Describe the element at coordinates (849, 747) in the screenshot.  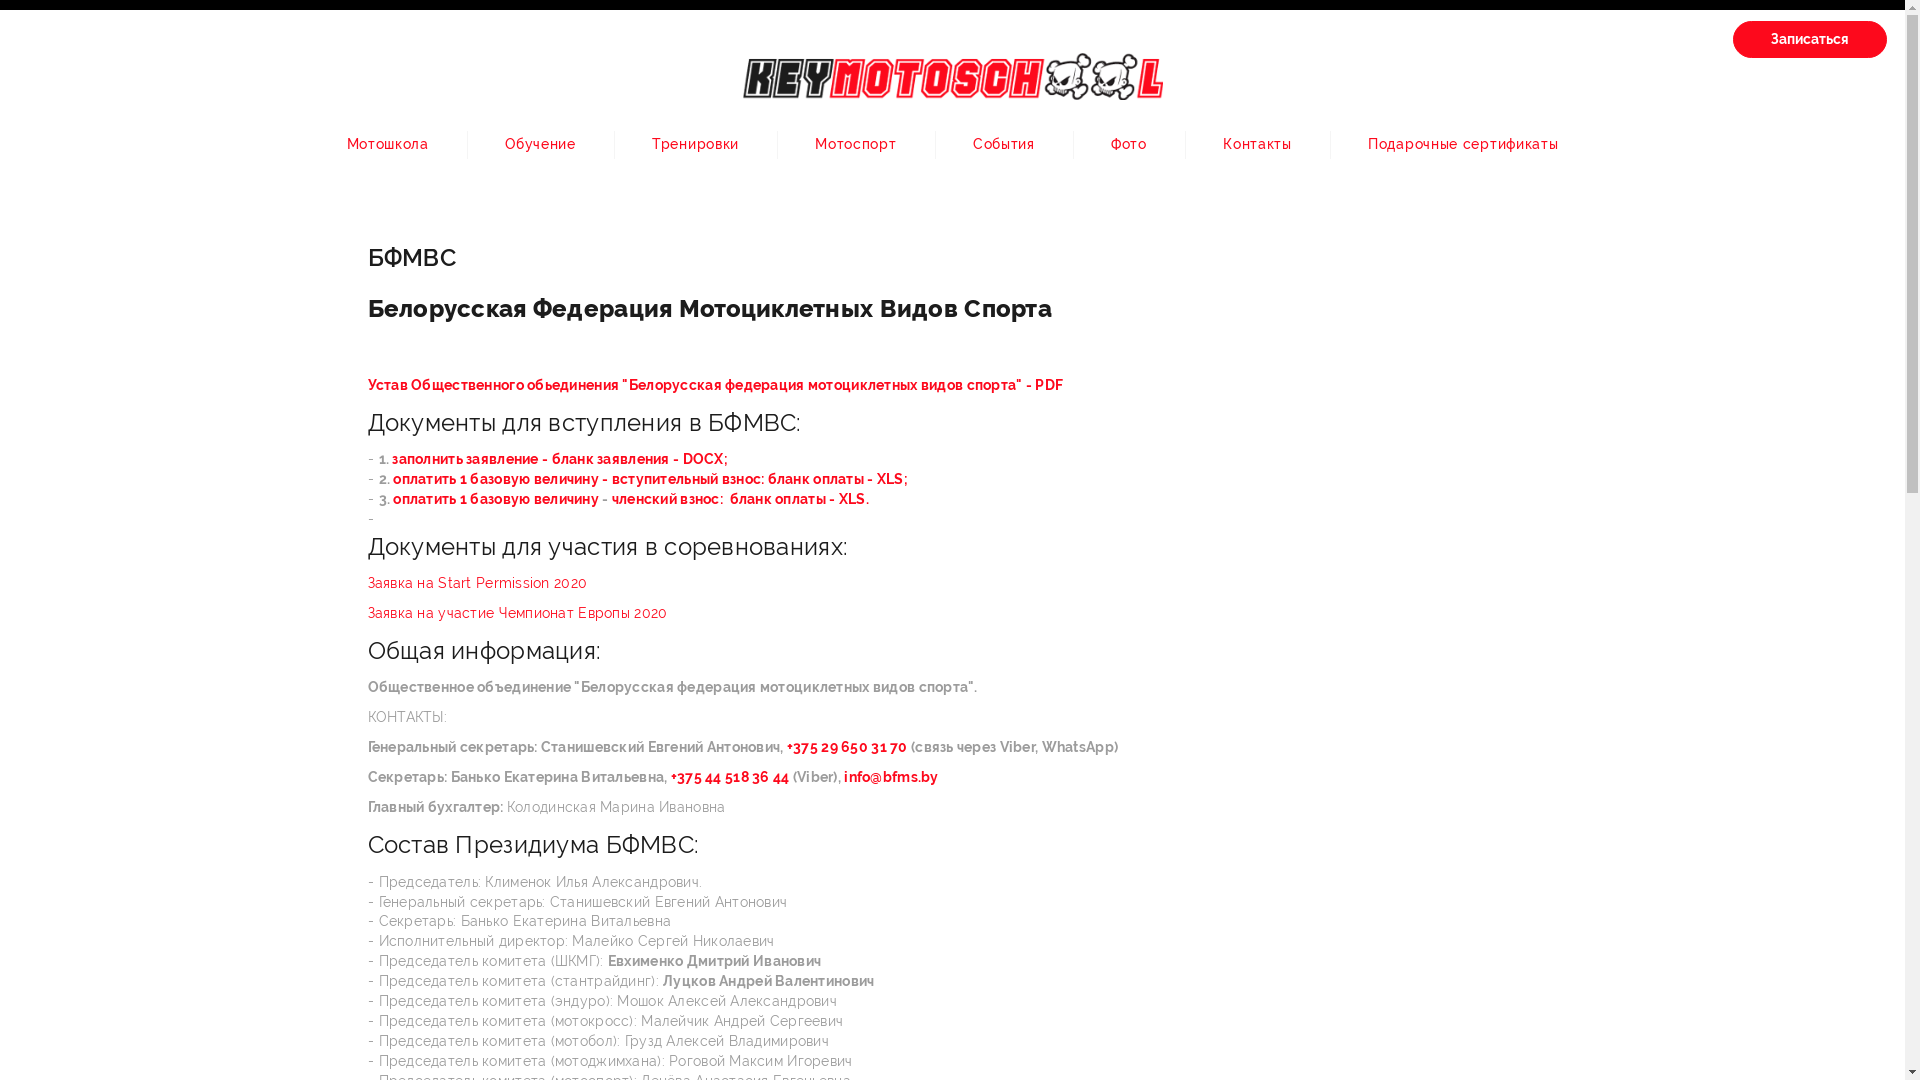
I see `'+375 29 650 31 70'` at that location.